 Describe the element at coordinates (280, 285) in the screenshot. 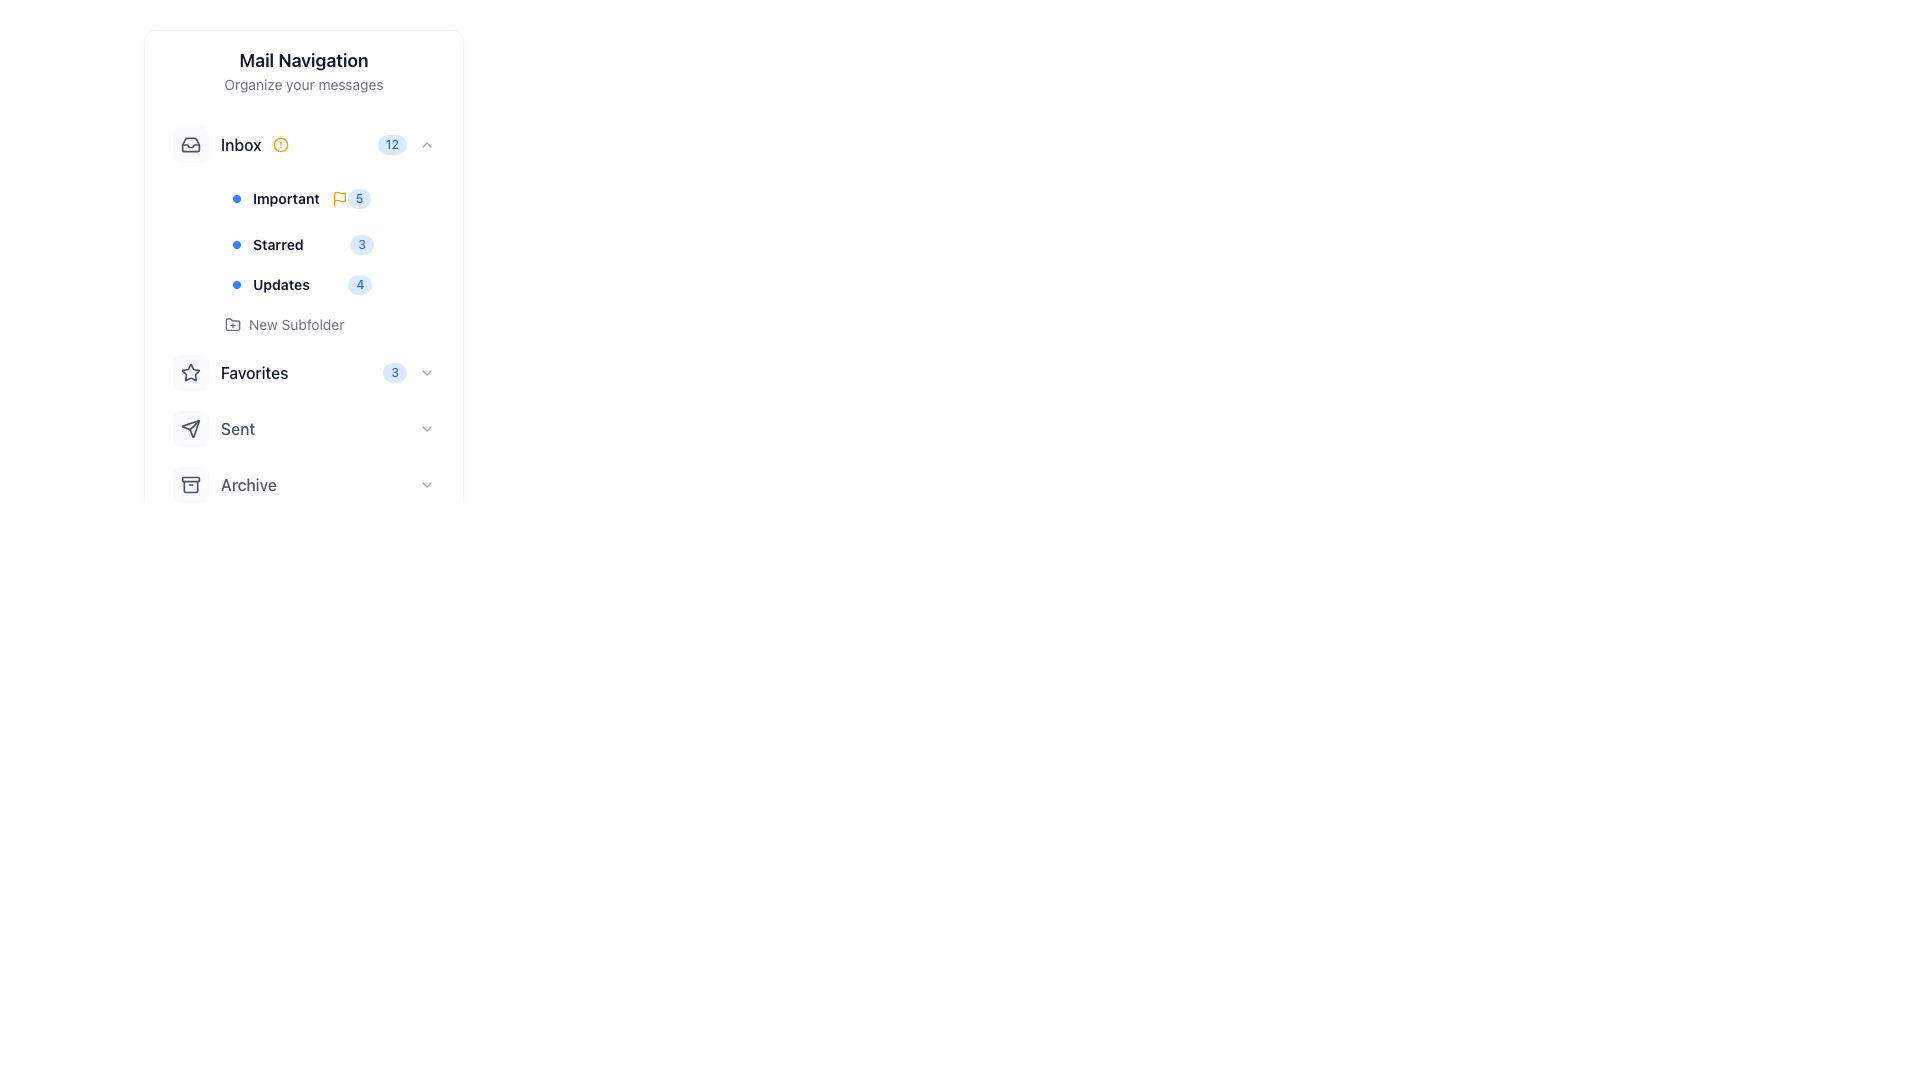

I see `the 'Updates' text label in the Mail Navigation panel, located under the Inbox section, which is the third sub-item after 'Important' and 'Starred'` at that location.